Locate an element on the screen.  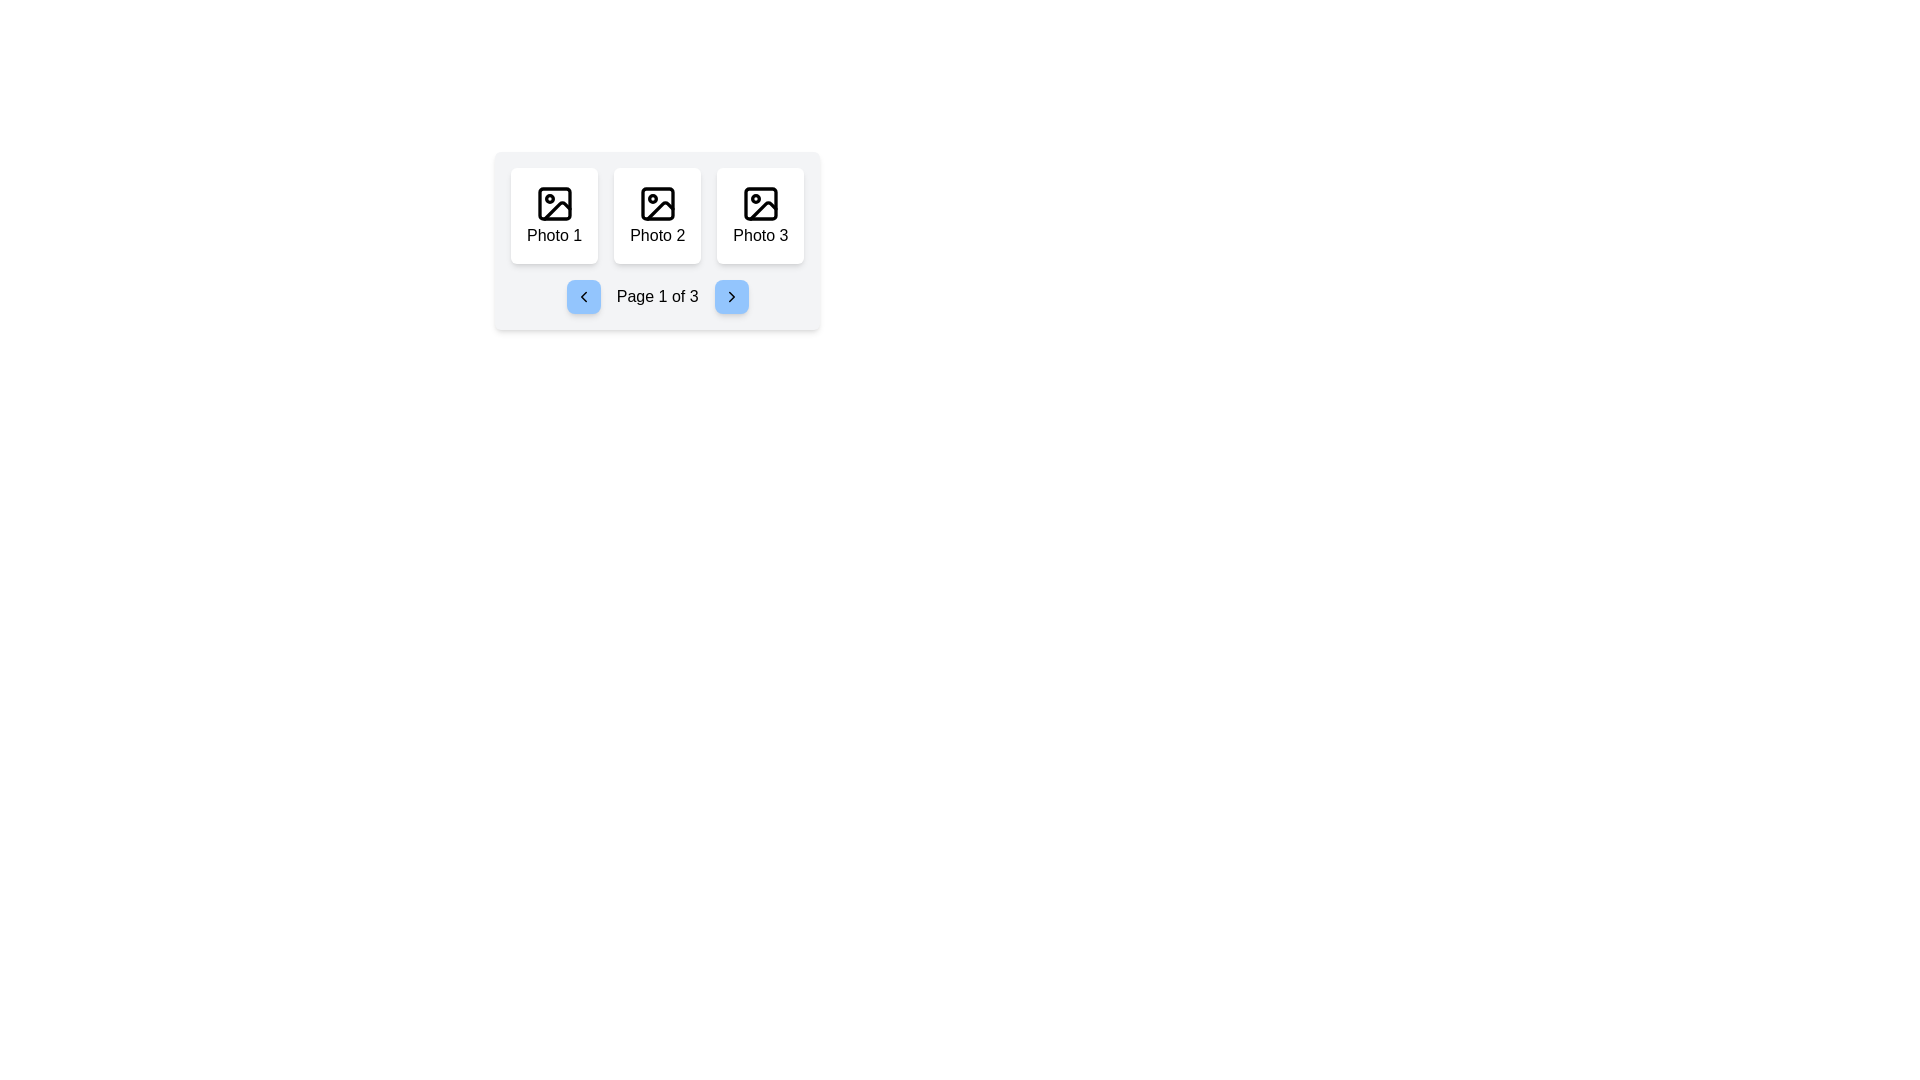
the chevron icon in the lower-right corner of the pagination section is located at coordinates (730, 297).